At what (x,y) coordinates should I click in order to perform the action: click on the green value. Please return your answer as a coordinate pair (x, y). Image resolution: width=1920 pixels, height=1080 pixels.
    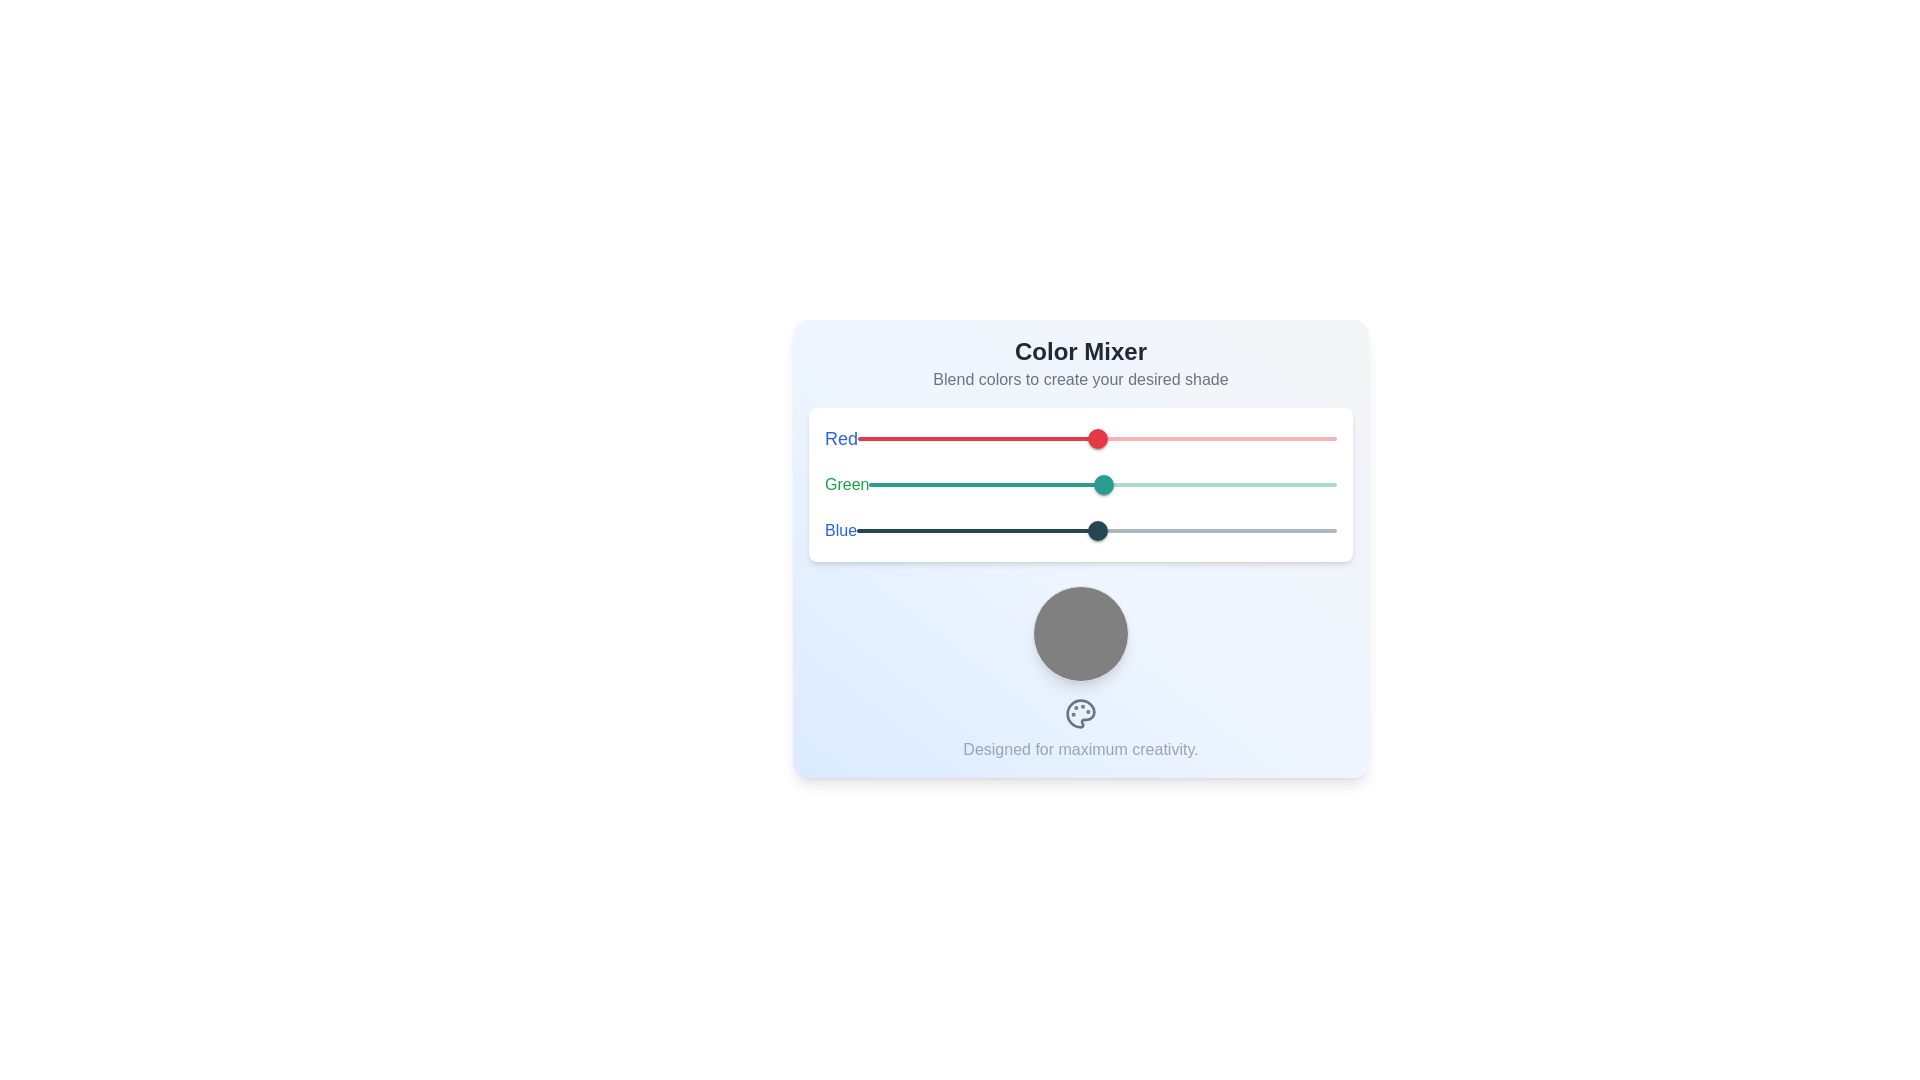
    Looking at the image, I should click on (1148, 485).